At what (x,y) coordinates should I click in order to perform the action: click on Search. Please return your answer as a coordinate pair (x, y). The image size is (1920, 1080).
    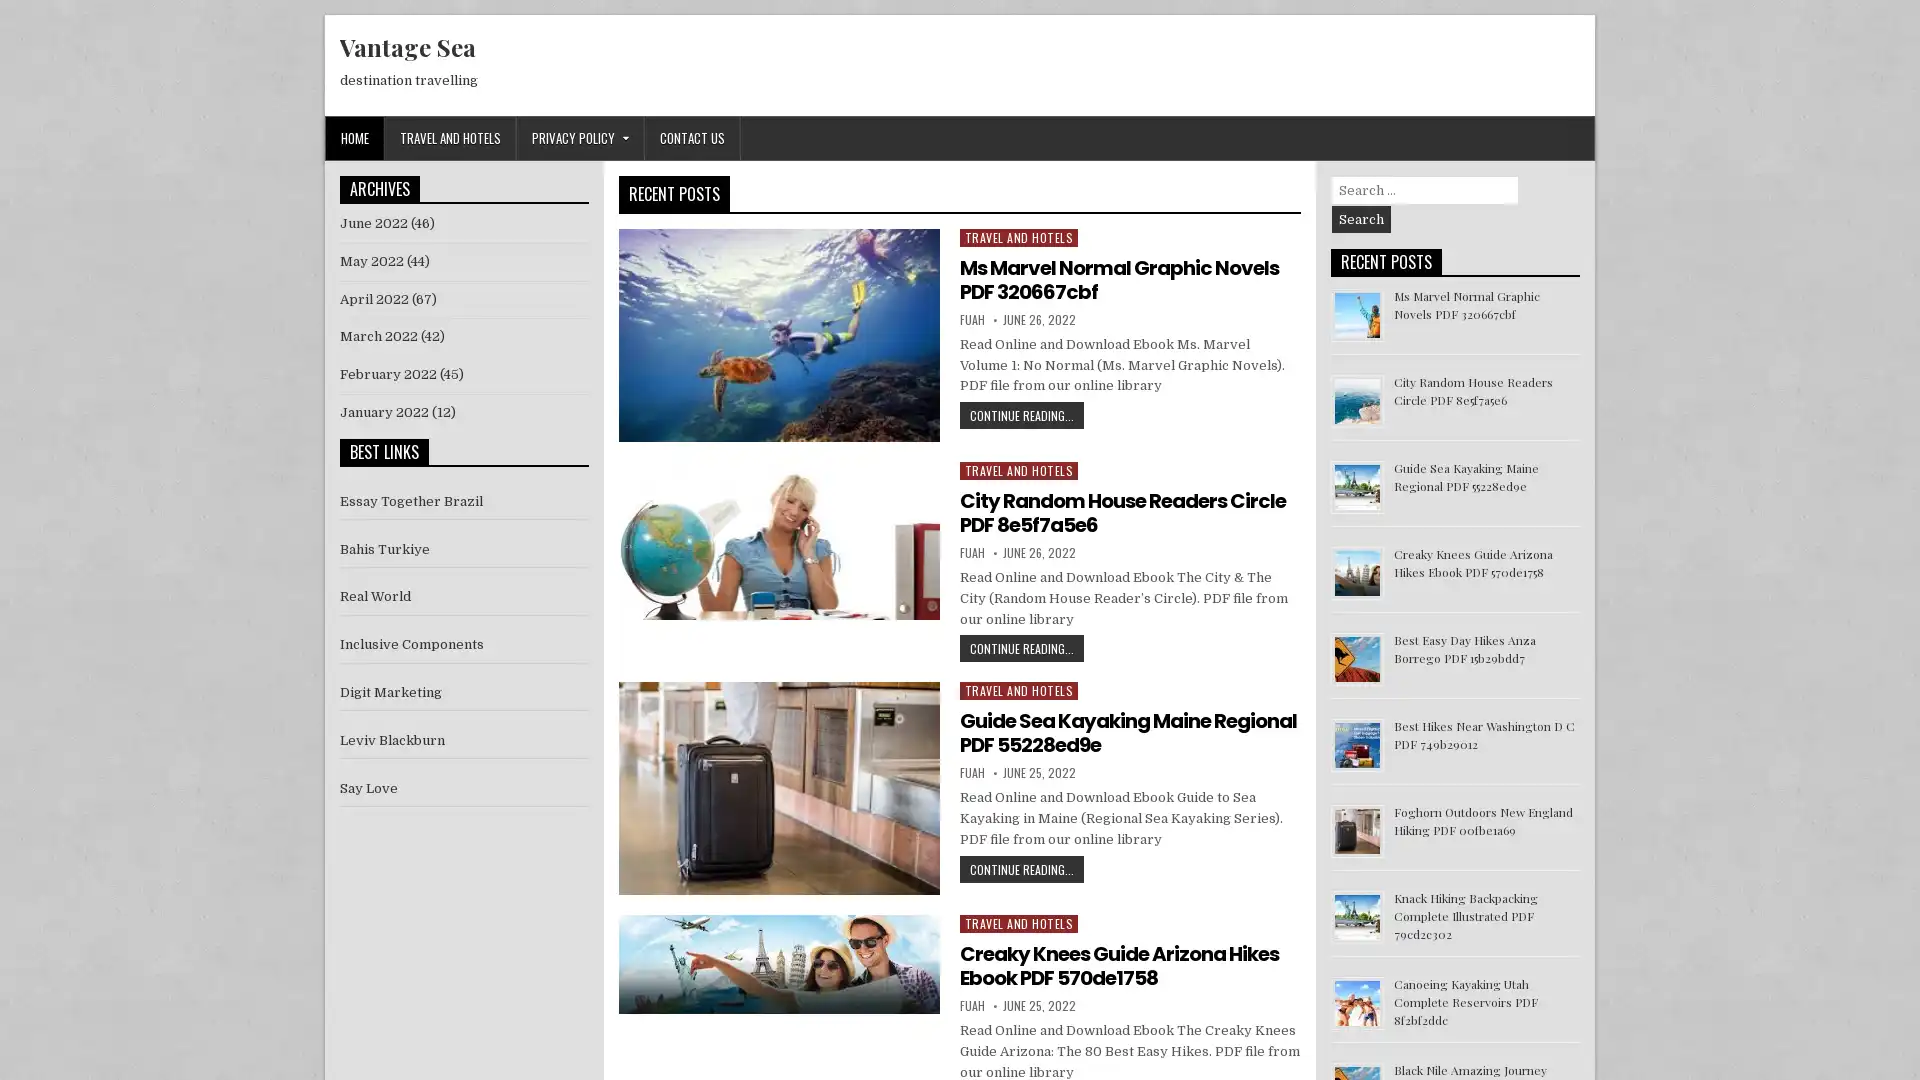
    Looking at the image, I should click on (1360, 219).